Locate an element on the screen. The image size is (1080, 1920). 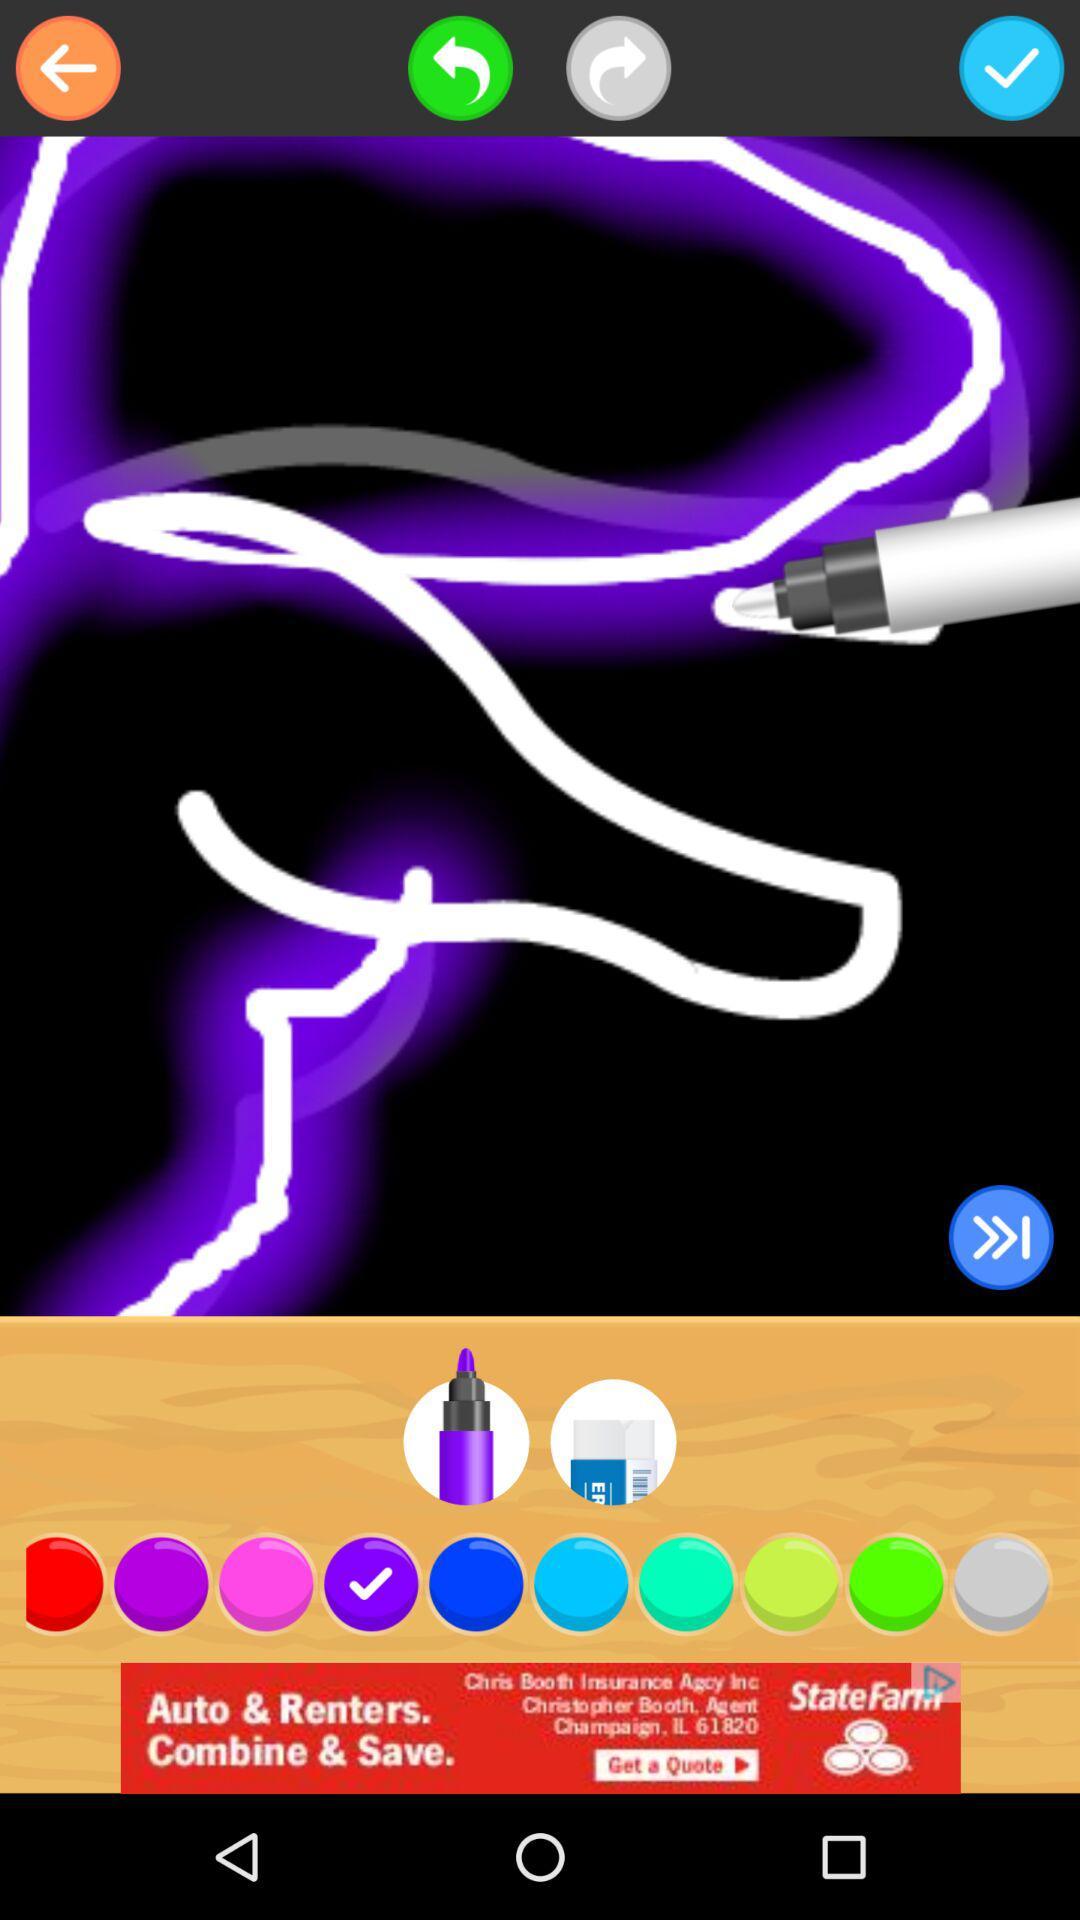
advertisement is located at coordinates (540, 1727).